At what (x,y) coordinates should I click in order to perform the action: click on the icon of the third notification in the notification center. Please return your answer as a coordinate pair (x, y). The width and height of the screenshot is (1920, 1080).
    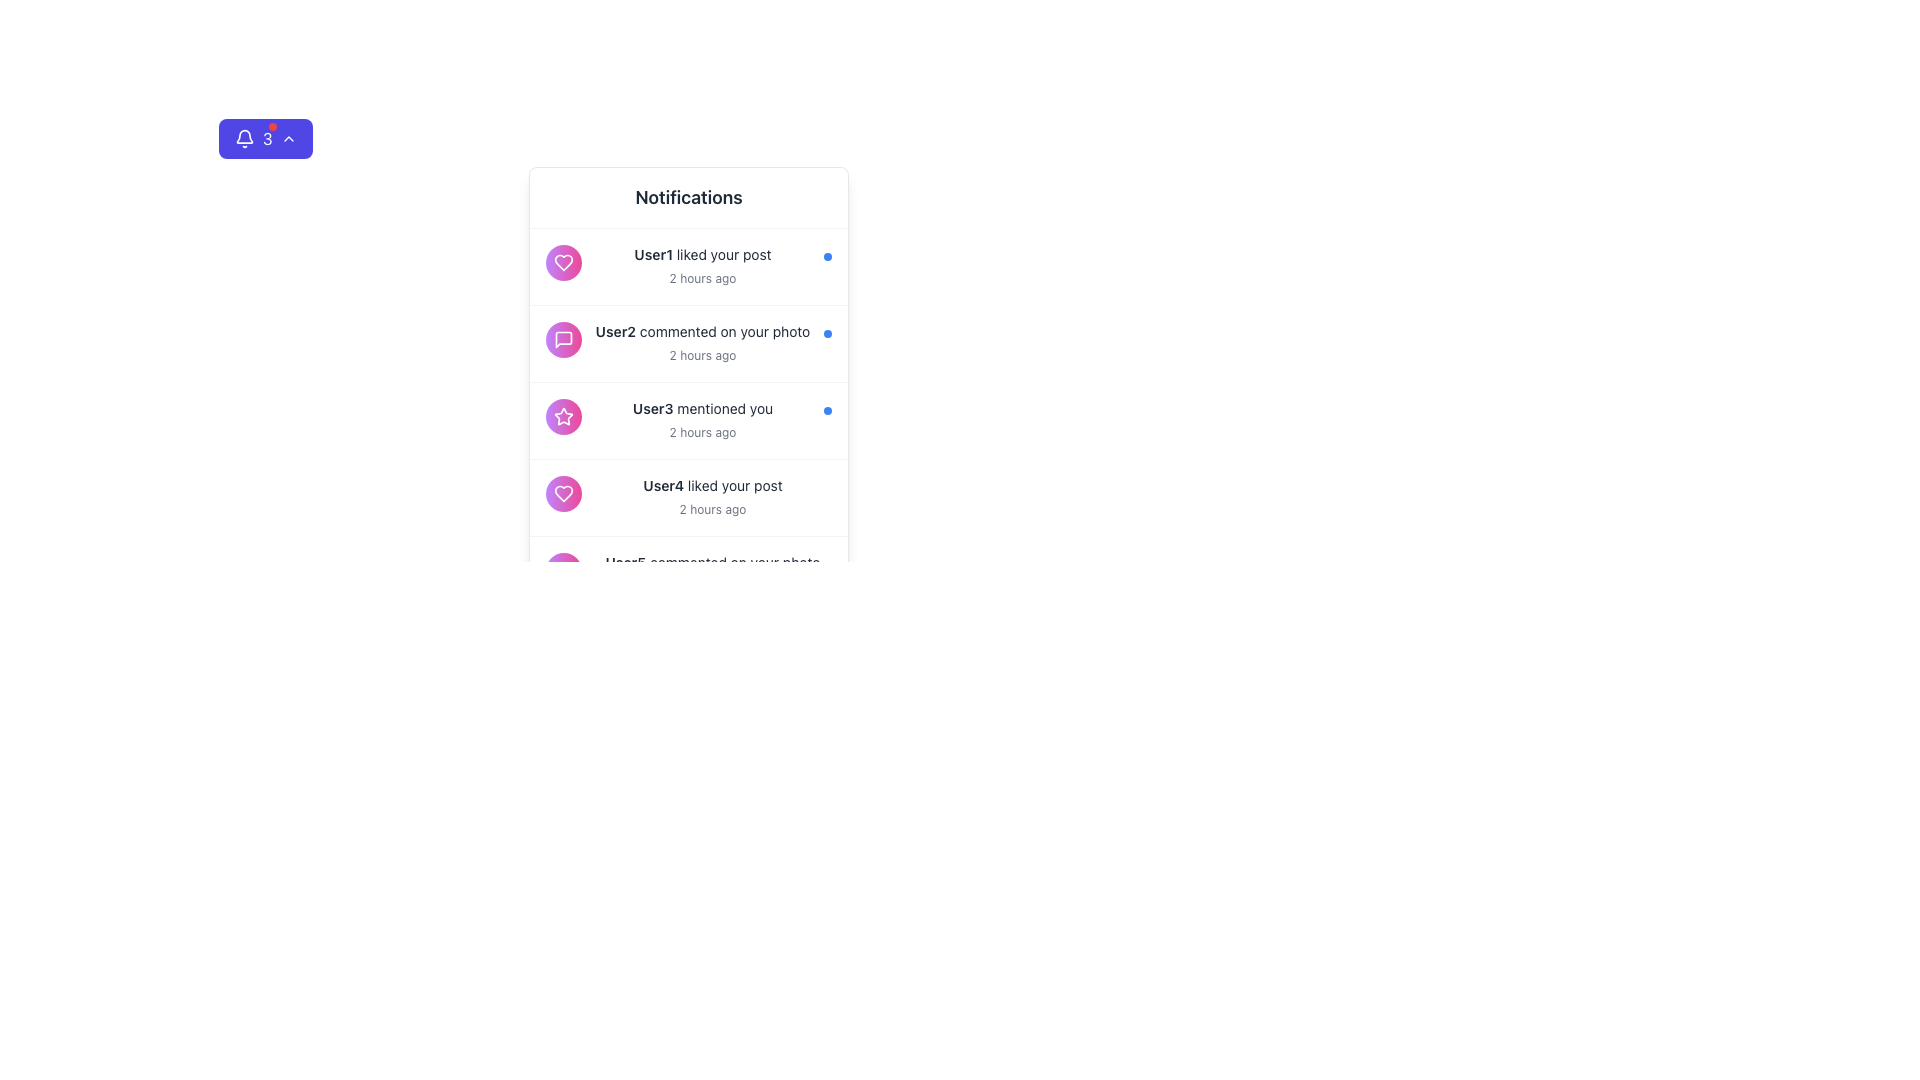
    Looking at the image, I should click on (689, 419).